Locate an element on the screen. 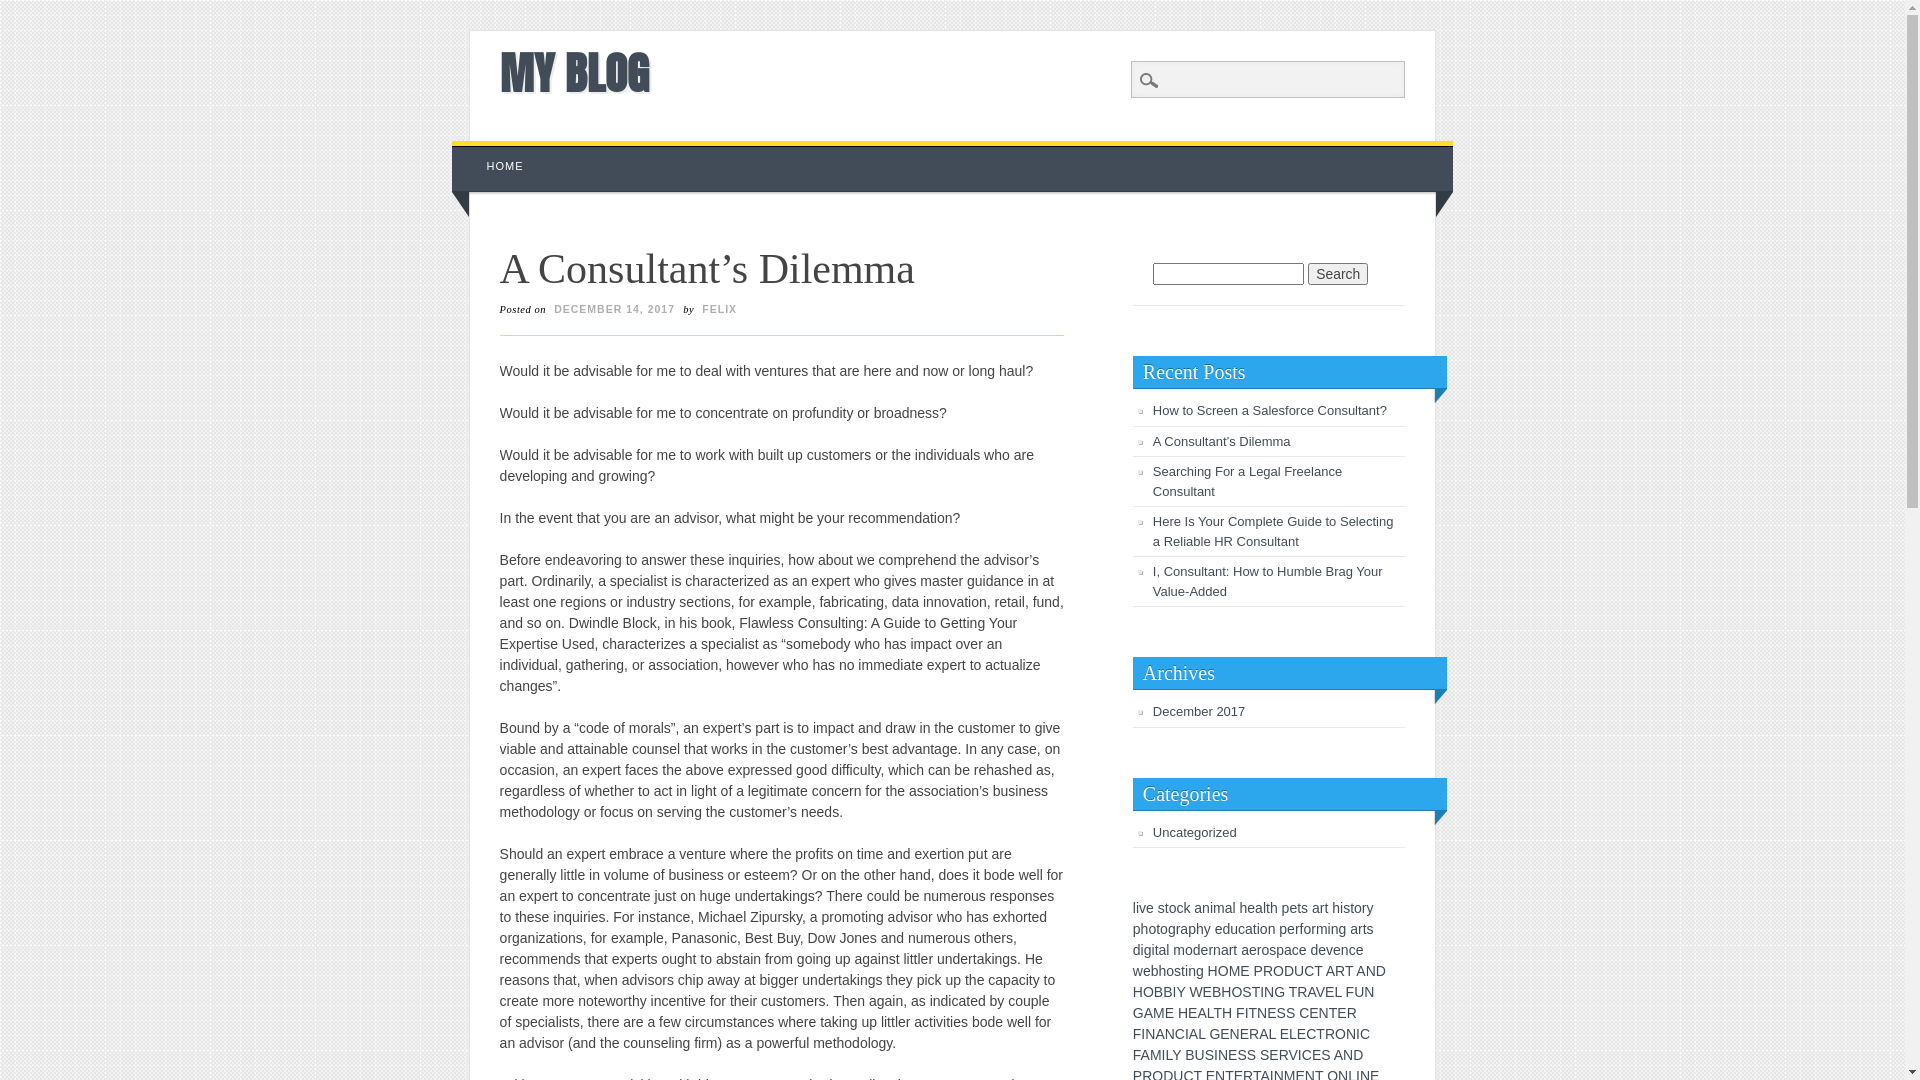  'E' is located at coordinates (1301, 1033).